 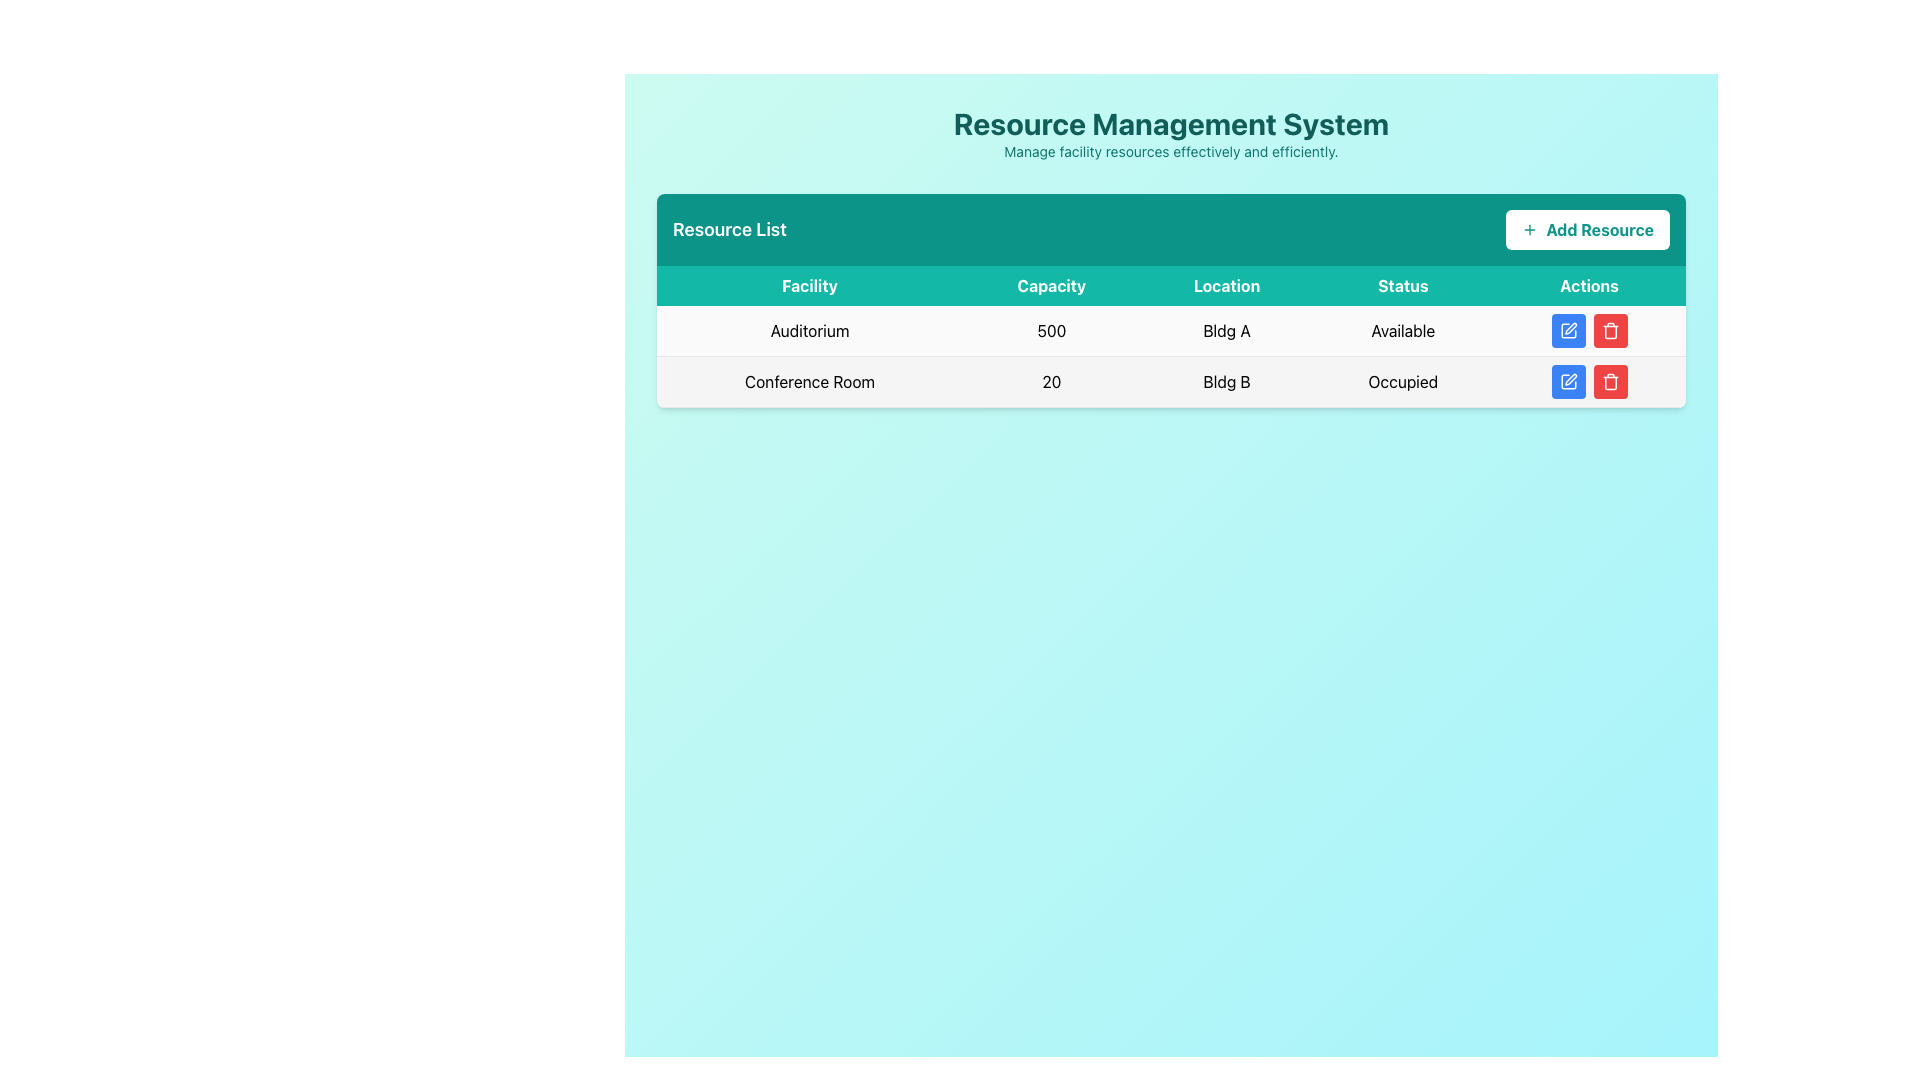 I want to click on the edit button located in the 'Actions' column of the second row of the resource management table, positioned next to the red trashcan icon, so click(x=1569, y=379).